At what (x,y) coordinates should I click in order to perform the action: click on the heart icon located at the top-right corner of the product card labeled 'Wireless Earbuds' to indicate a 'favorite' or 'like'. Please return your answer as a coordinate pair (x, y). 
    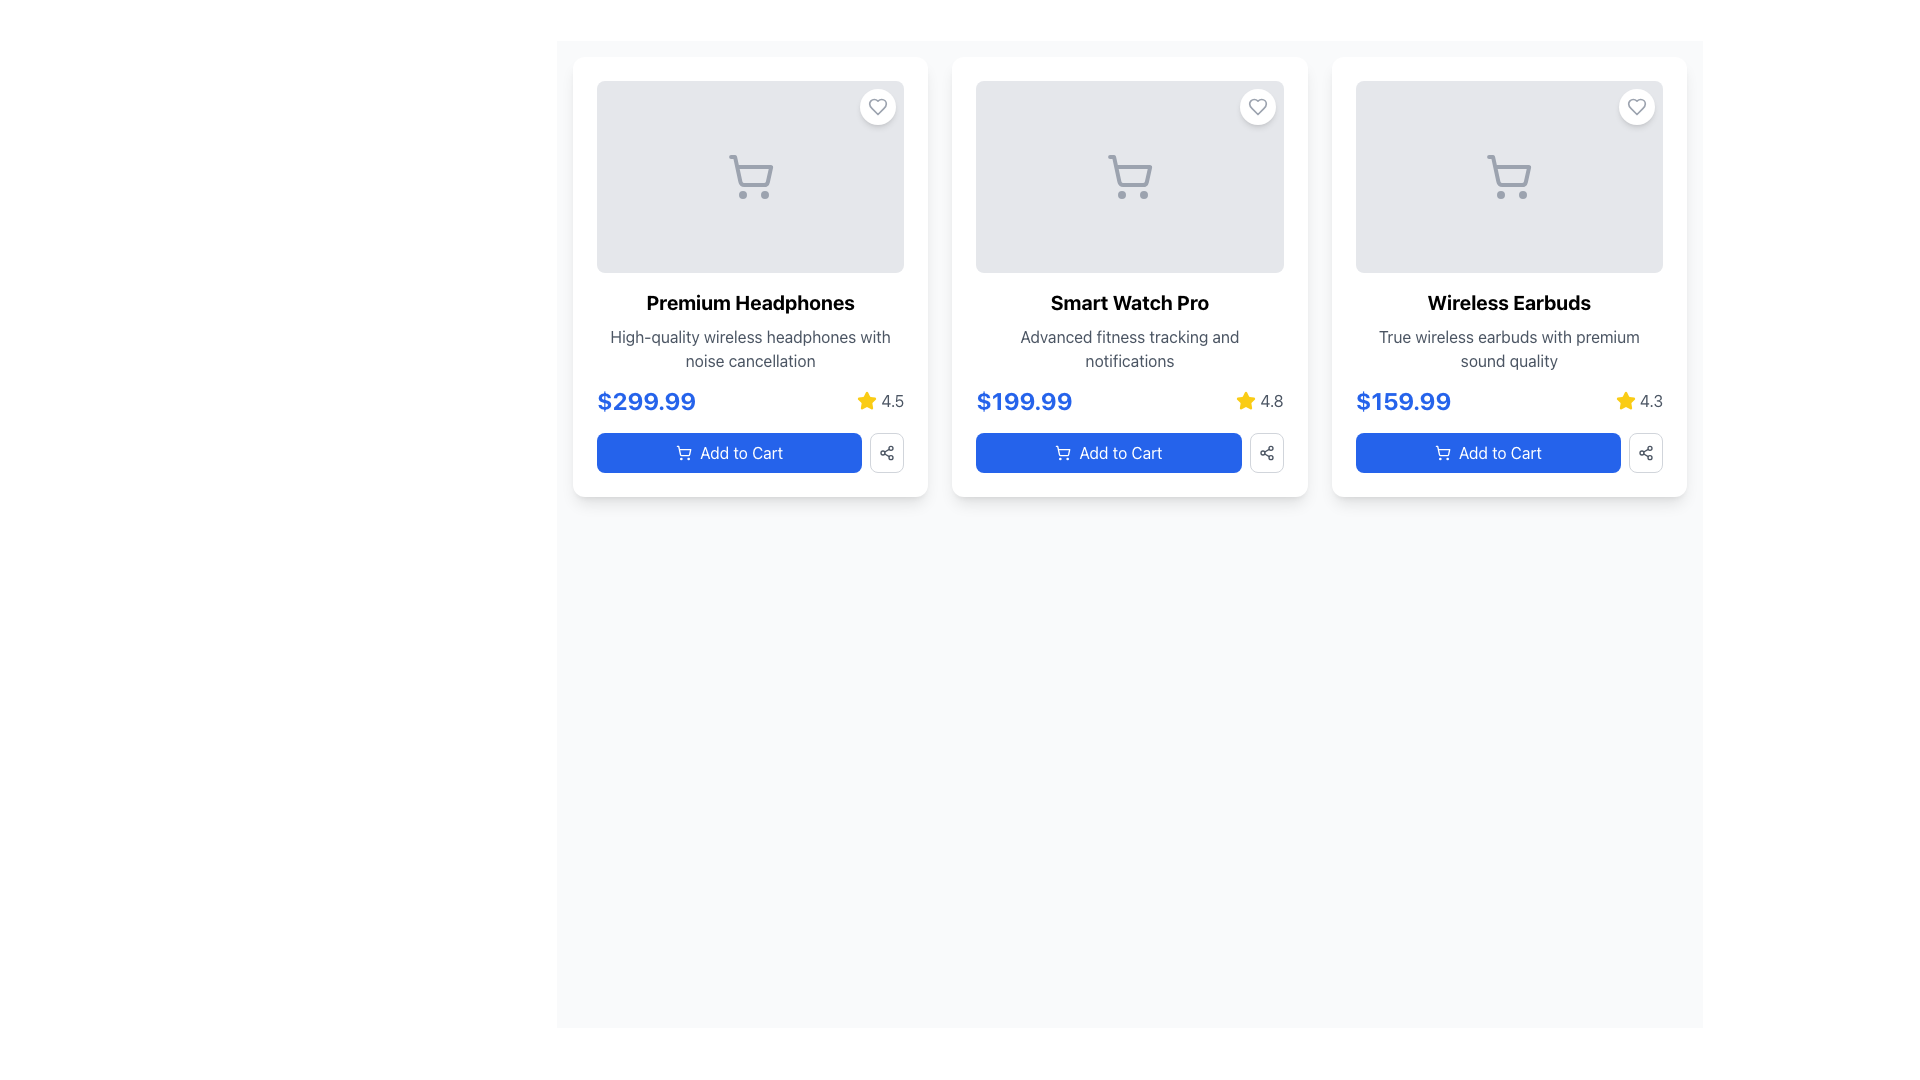
    Looking at the image, I should click on (1636, 107).